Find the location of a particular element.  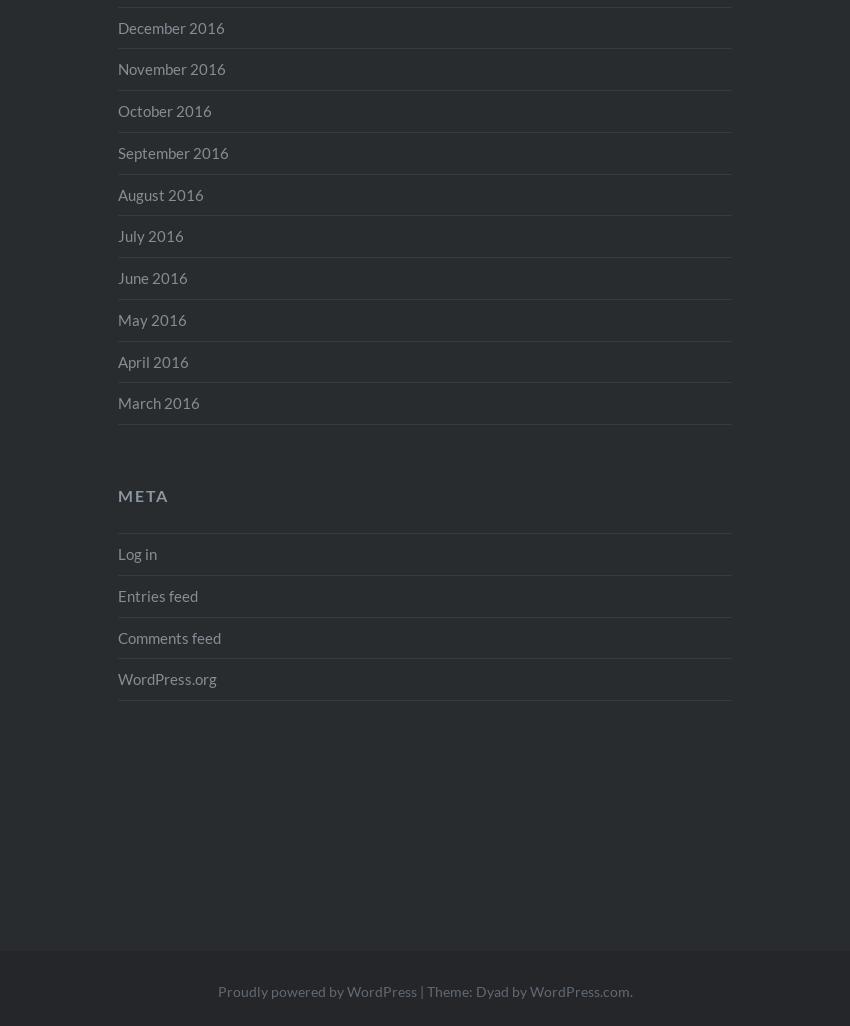

'Entries feed' is located at coordinates (116, 593).